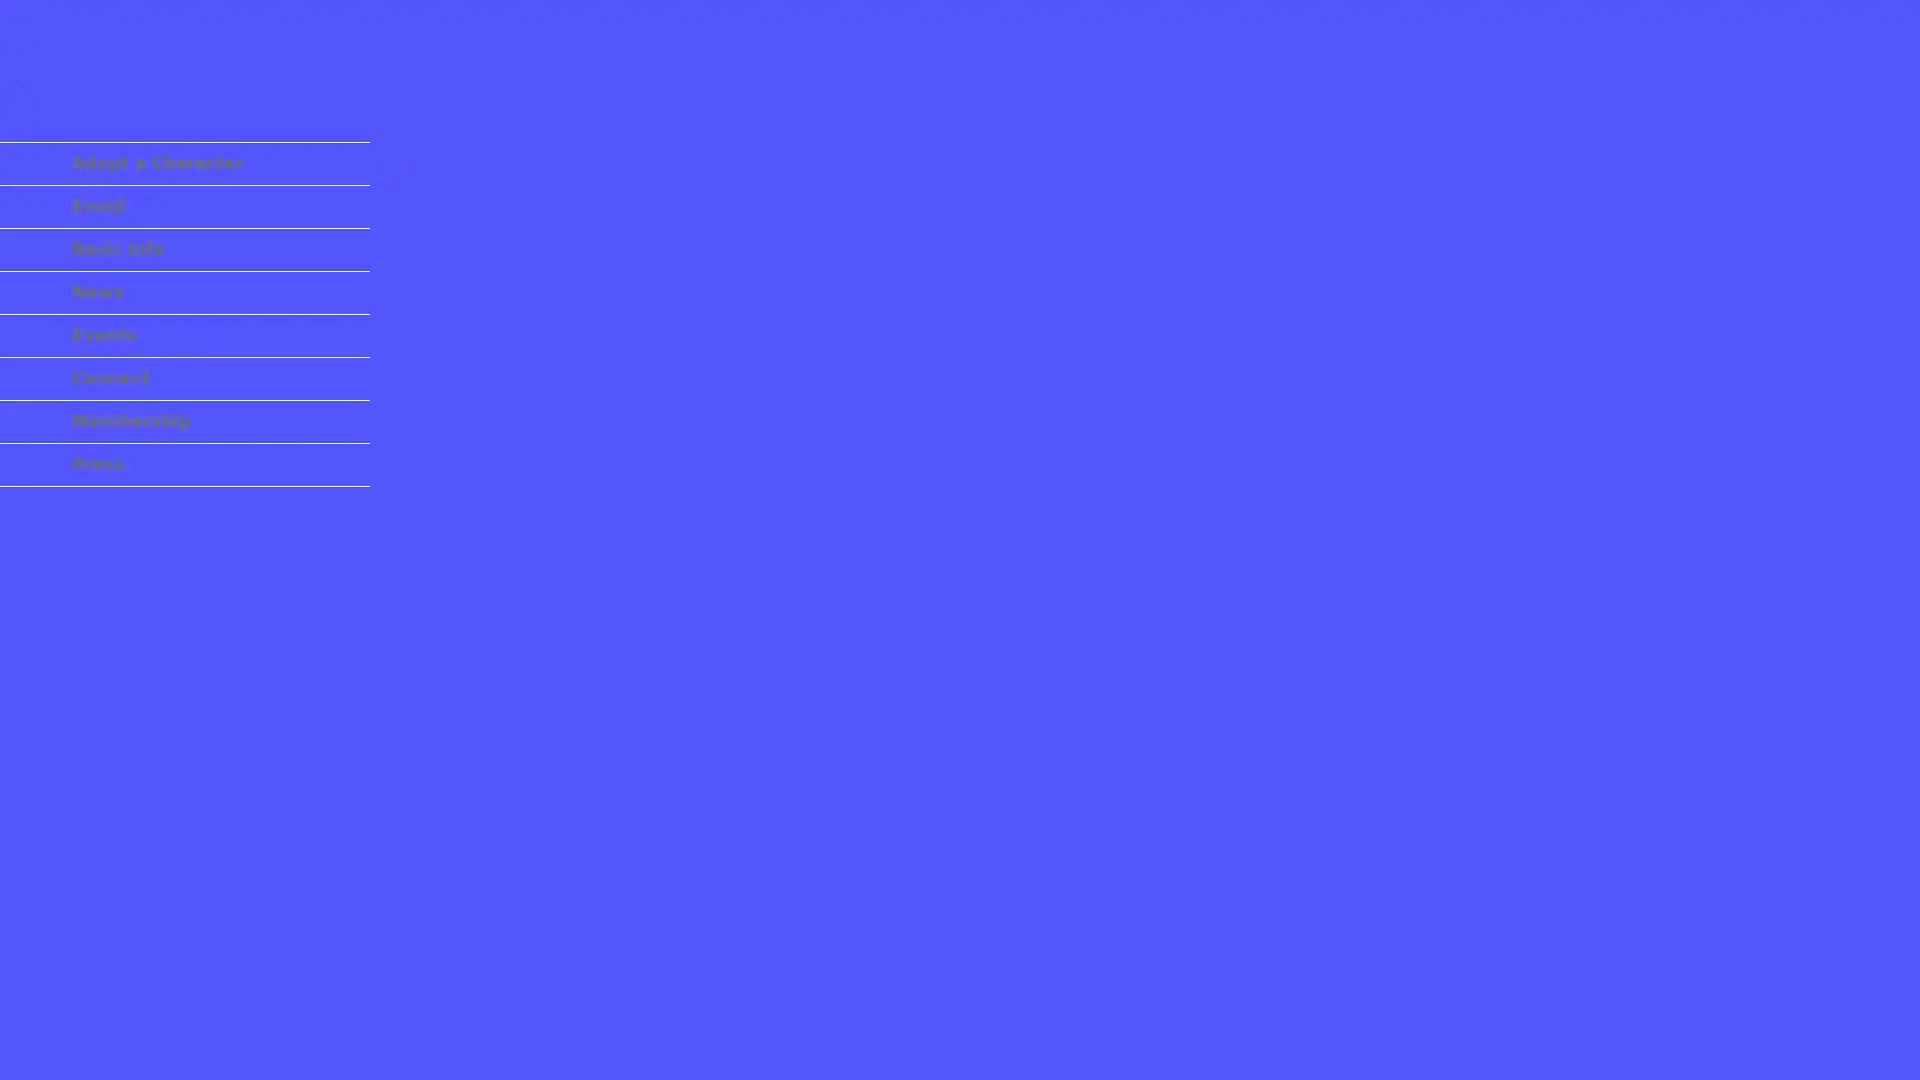 The image size is (1920, 1080). Describe the element at coordinates (1065, 226) in the screenshot. I see `U+0D14` at that location.